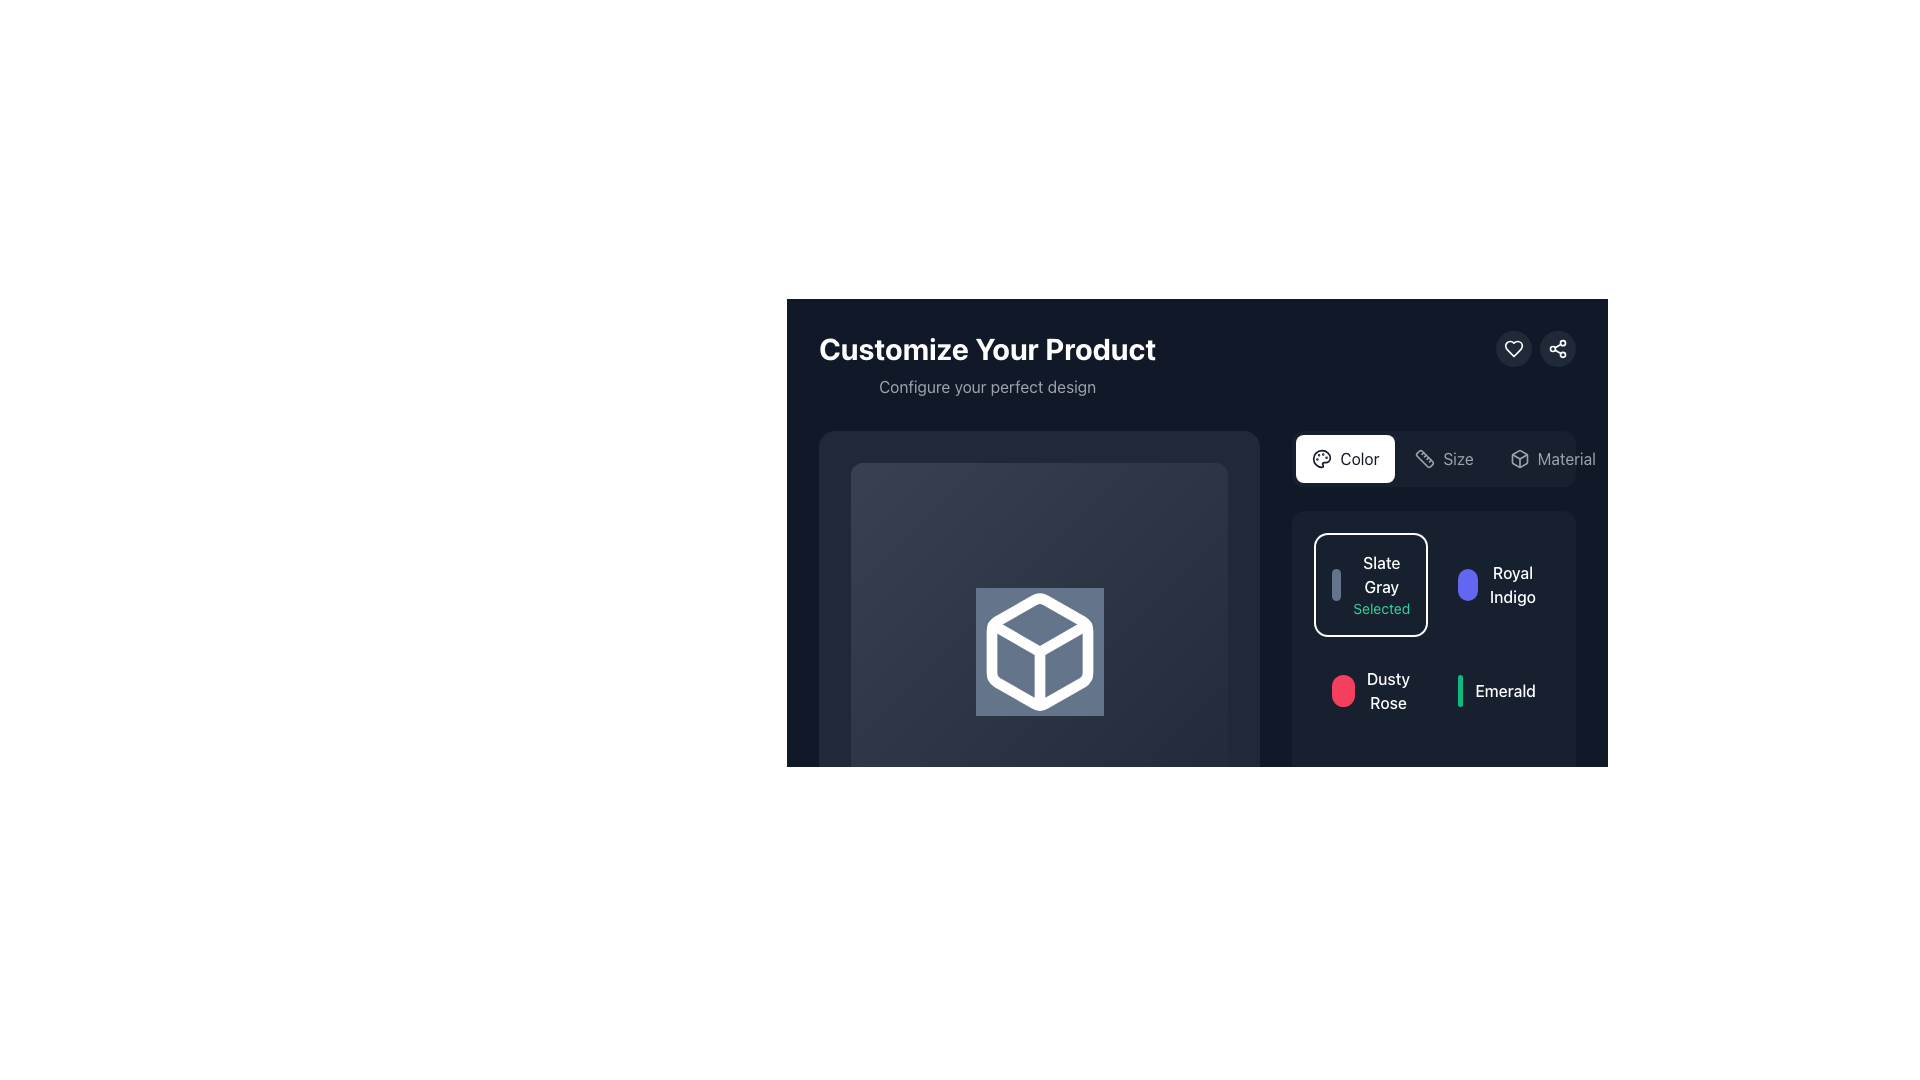 This screenshot has height=1080, width=1920. I want to click on the Circular Button that represents the color slate gray, located adjacent to the text label 'Slate Gray' and the secondary label 'Selected', so click(1335, 585).